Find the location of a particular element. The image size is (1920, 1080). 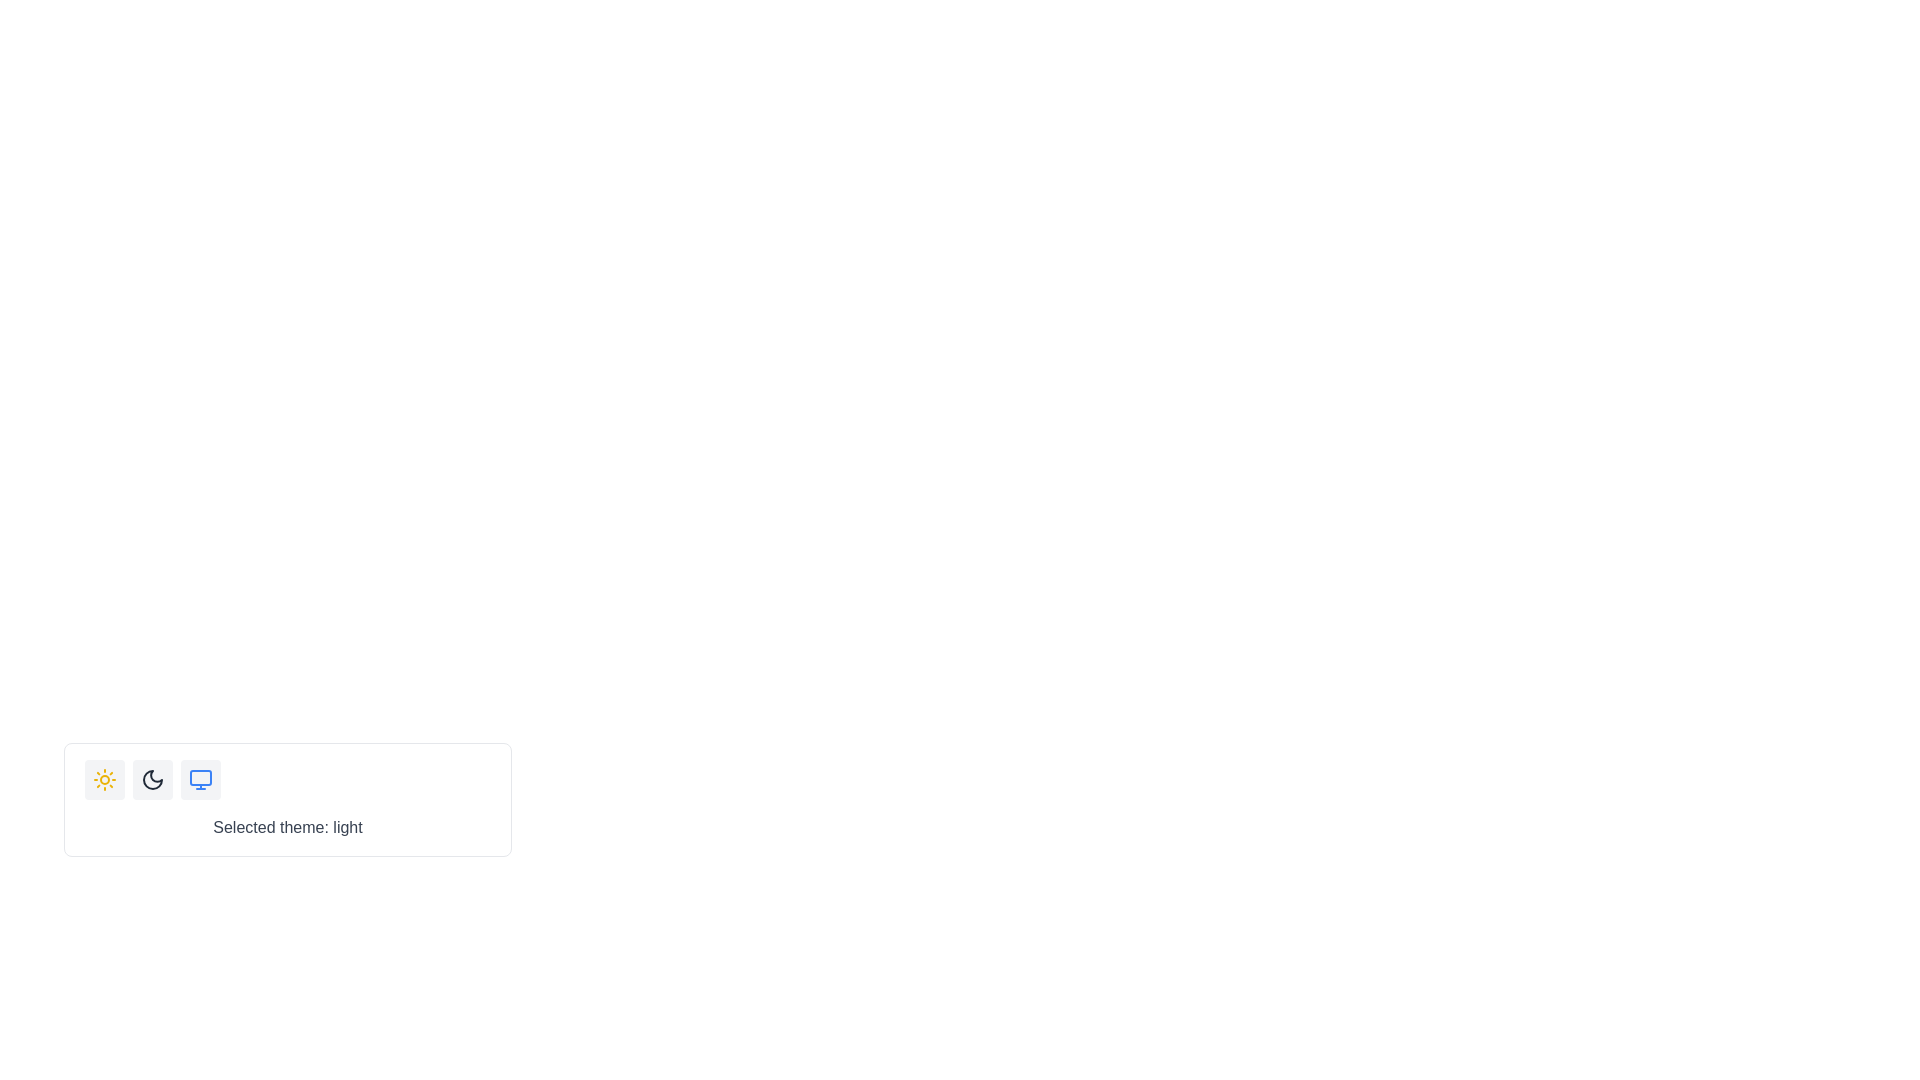

the crescent moon icon in the thematic toggle control section is located at coordinates (152, 778).